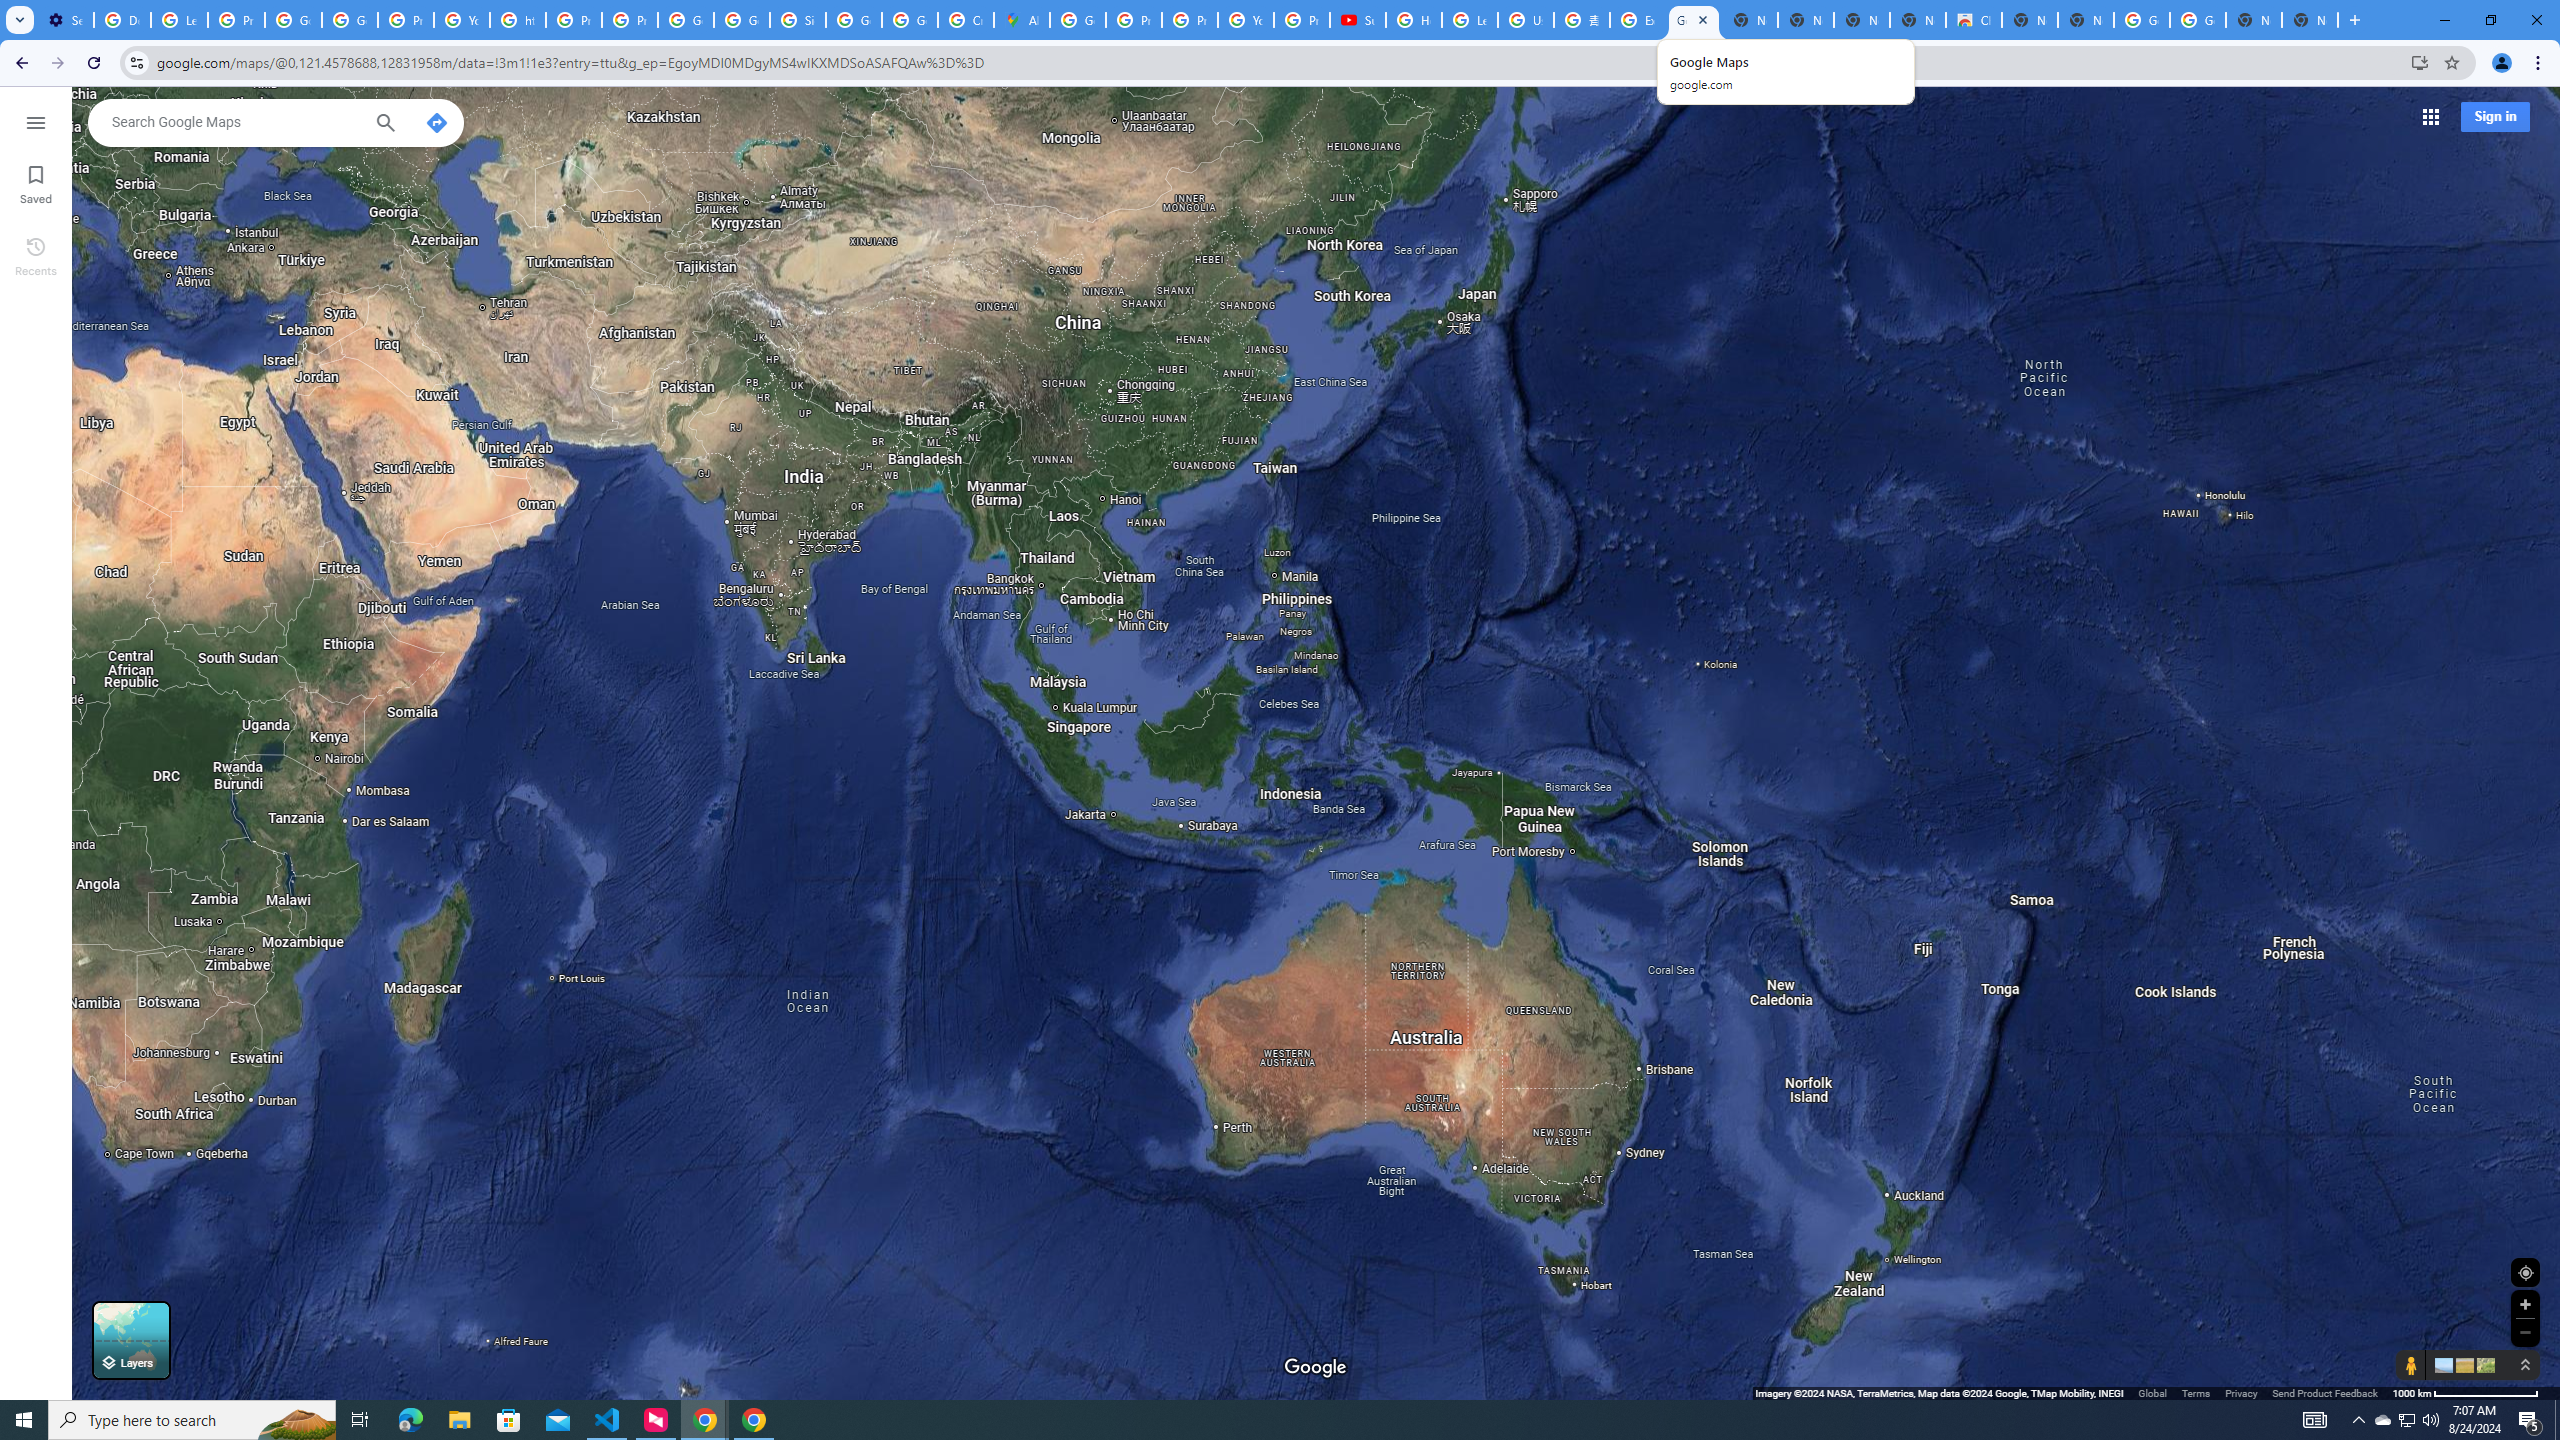  Describe the element at coordinates (2524, 1303) in the screenshot. I see `'Zoom in'` at that location.